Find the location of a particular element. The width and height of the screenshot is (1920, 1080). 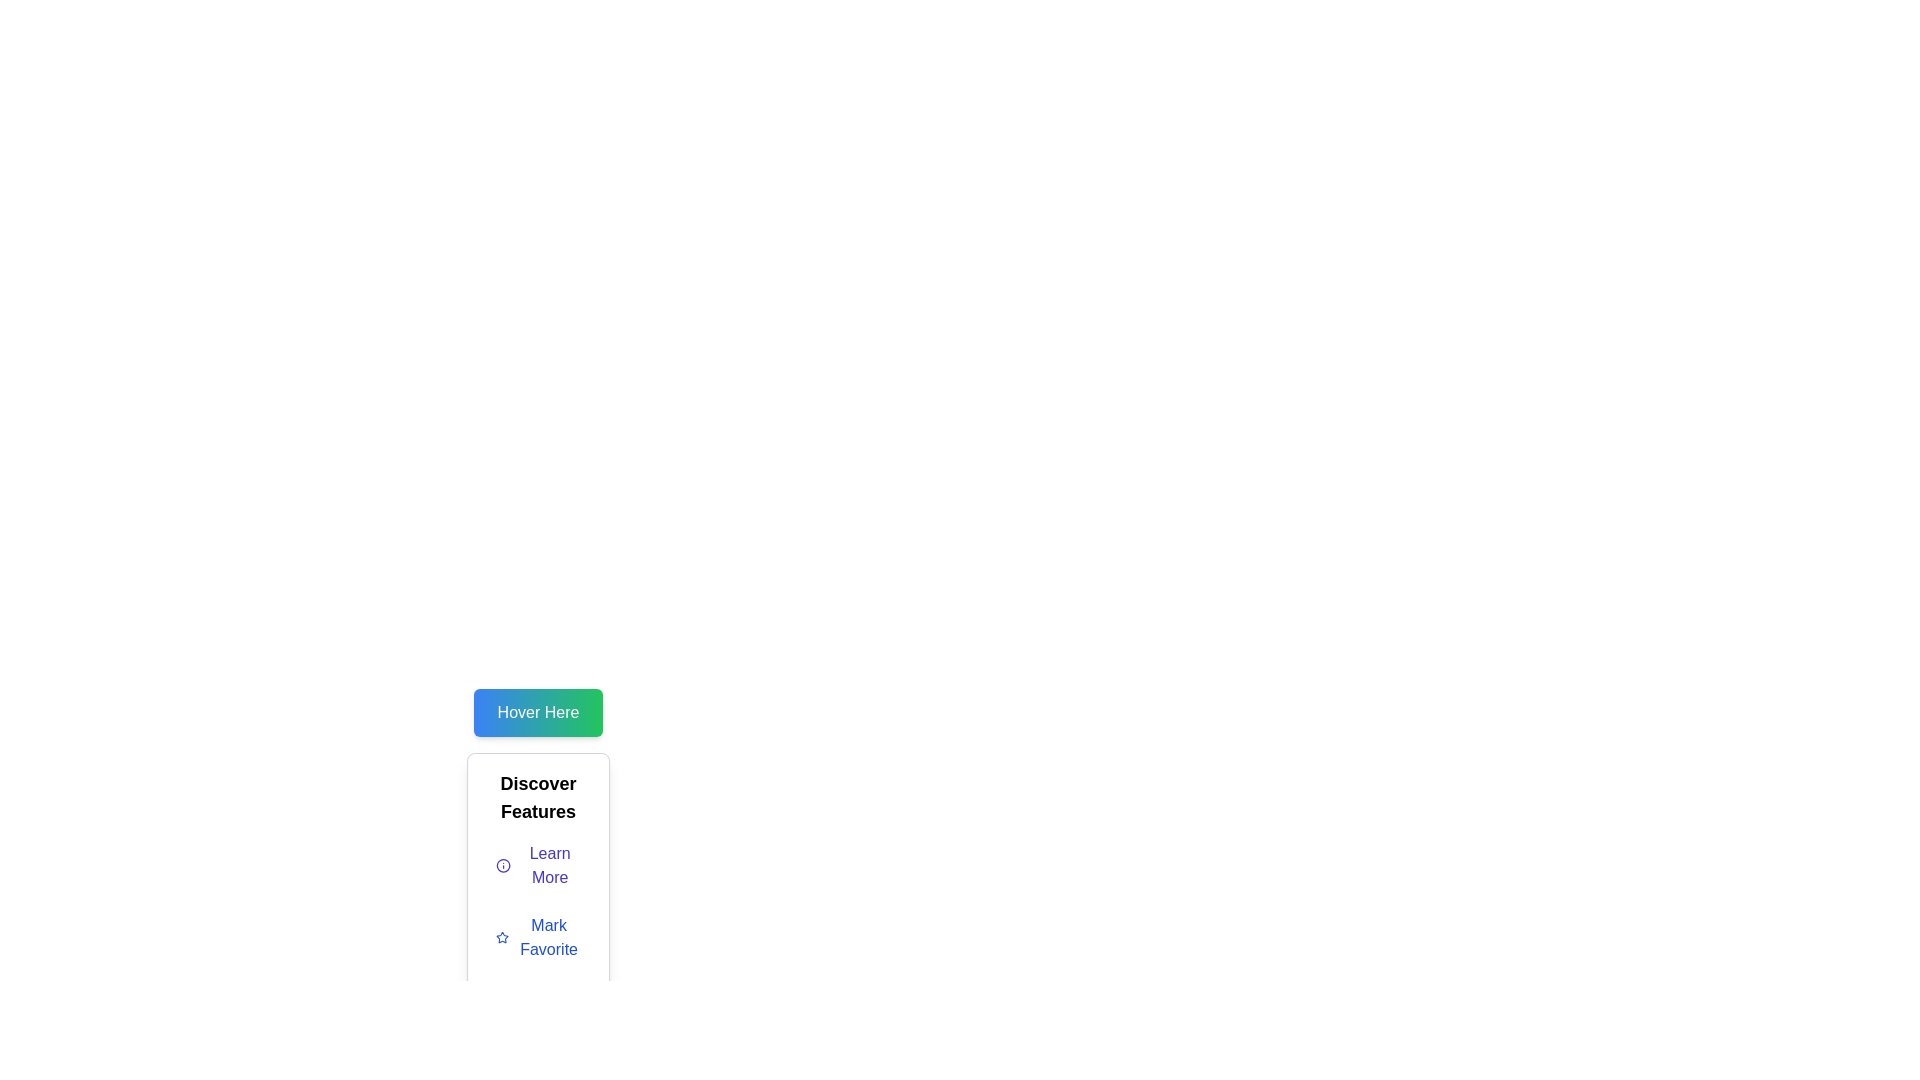

the bold, black, centered text label that reads 'Discover Features', which is located directly below the green button labeled 'Hover Here' is located at coordinates (538, 797).